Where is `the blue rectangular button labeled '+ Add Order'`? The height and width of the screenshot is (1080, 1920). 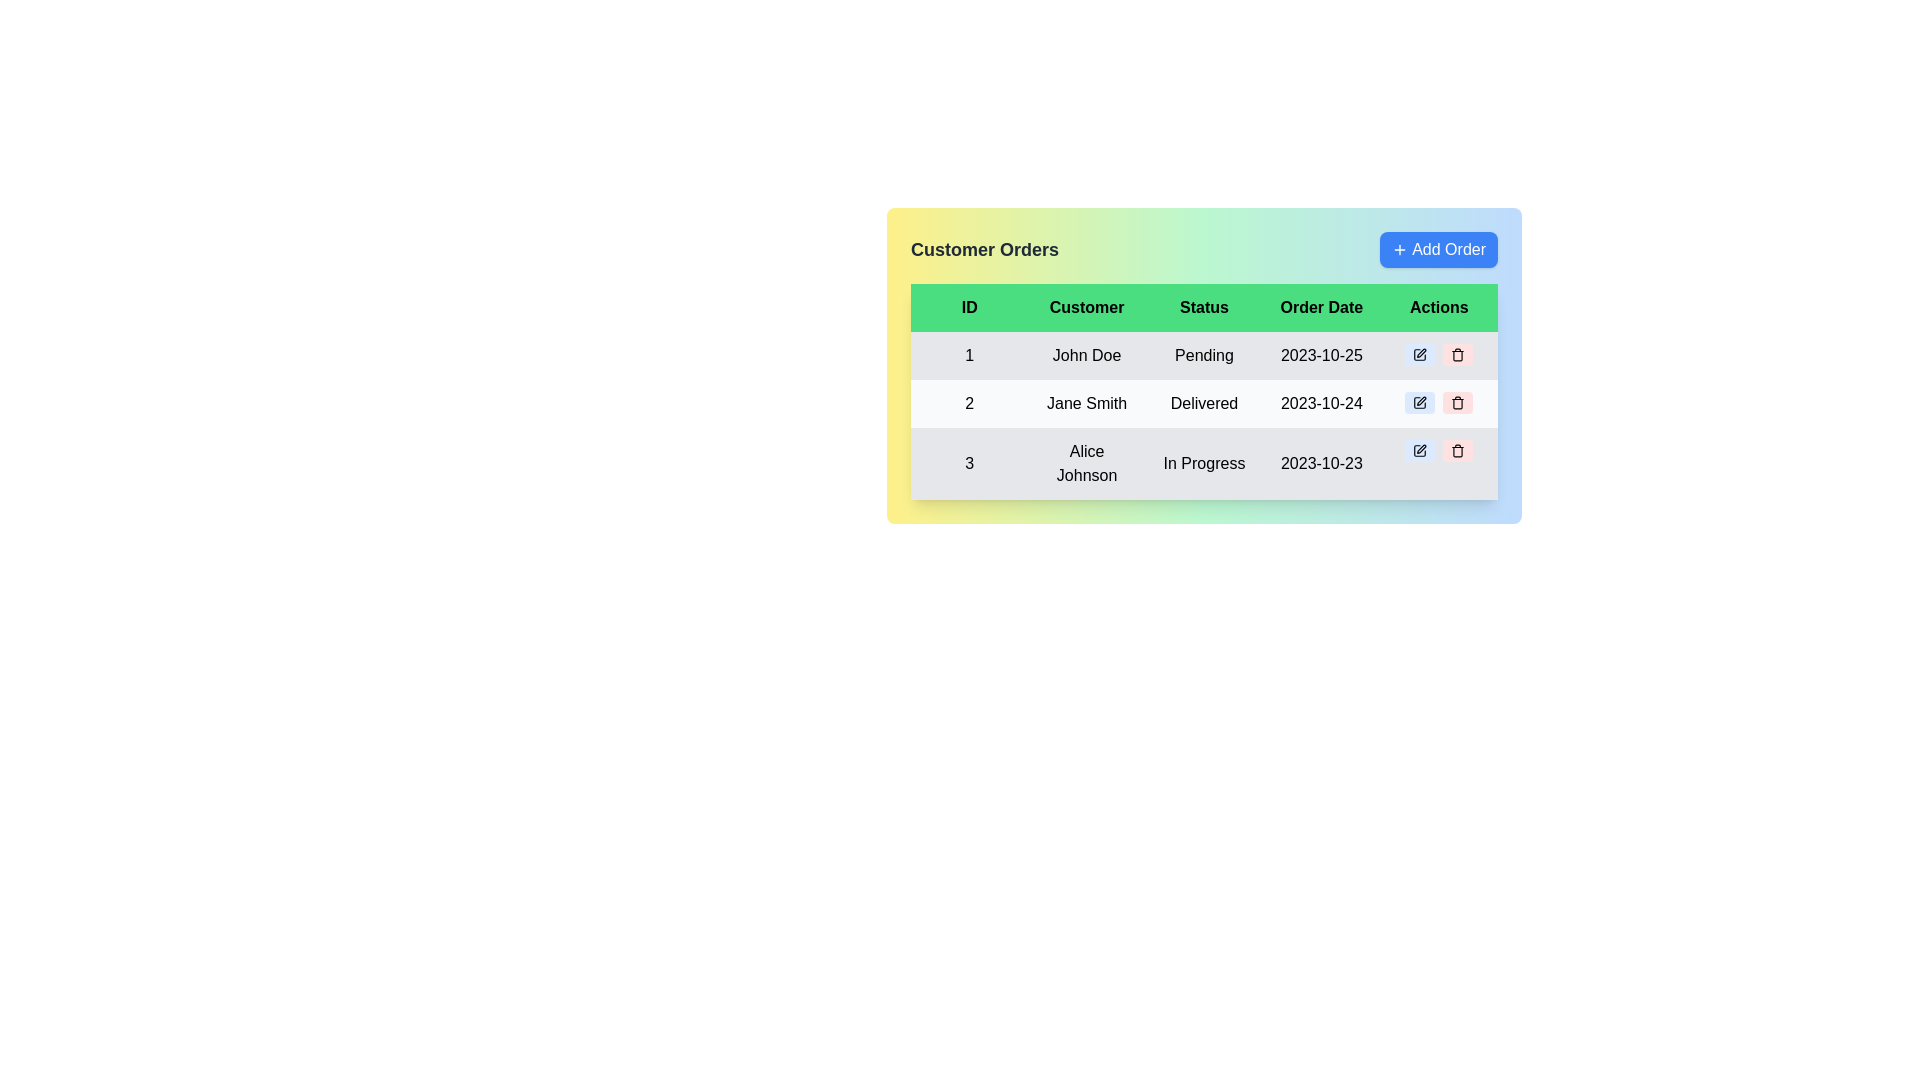
the blue rectangular button labeled '+ Add Order' is located at coordinates (1438, 249).